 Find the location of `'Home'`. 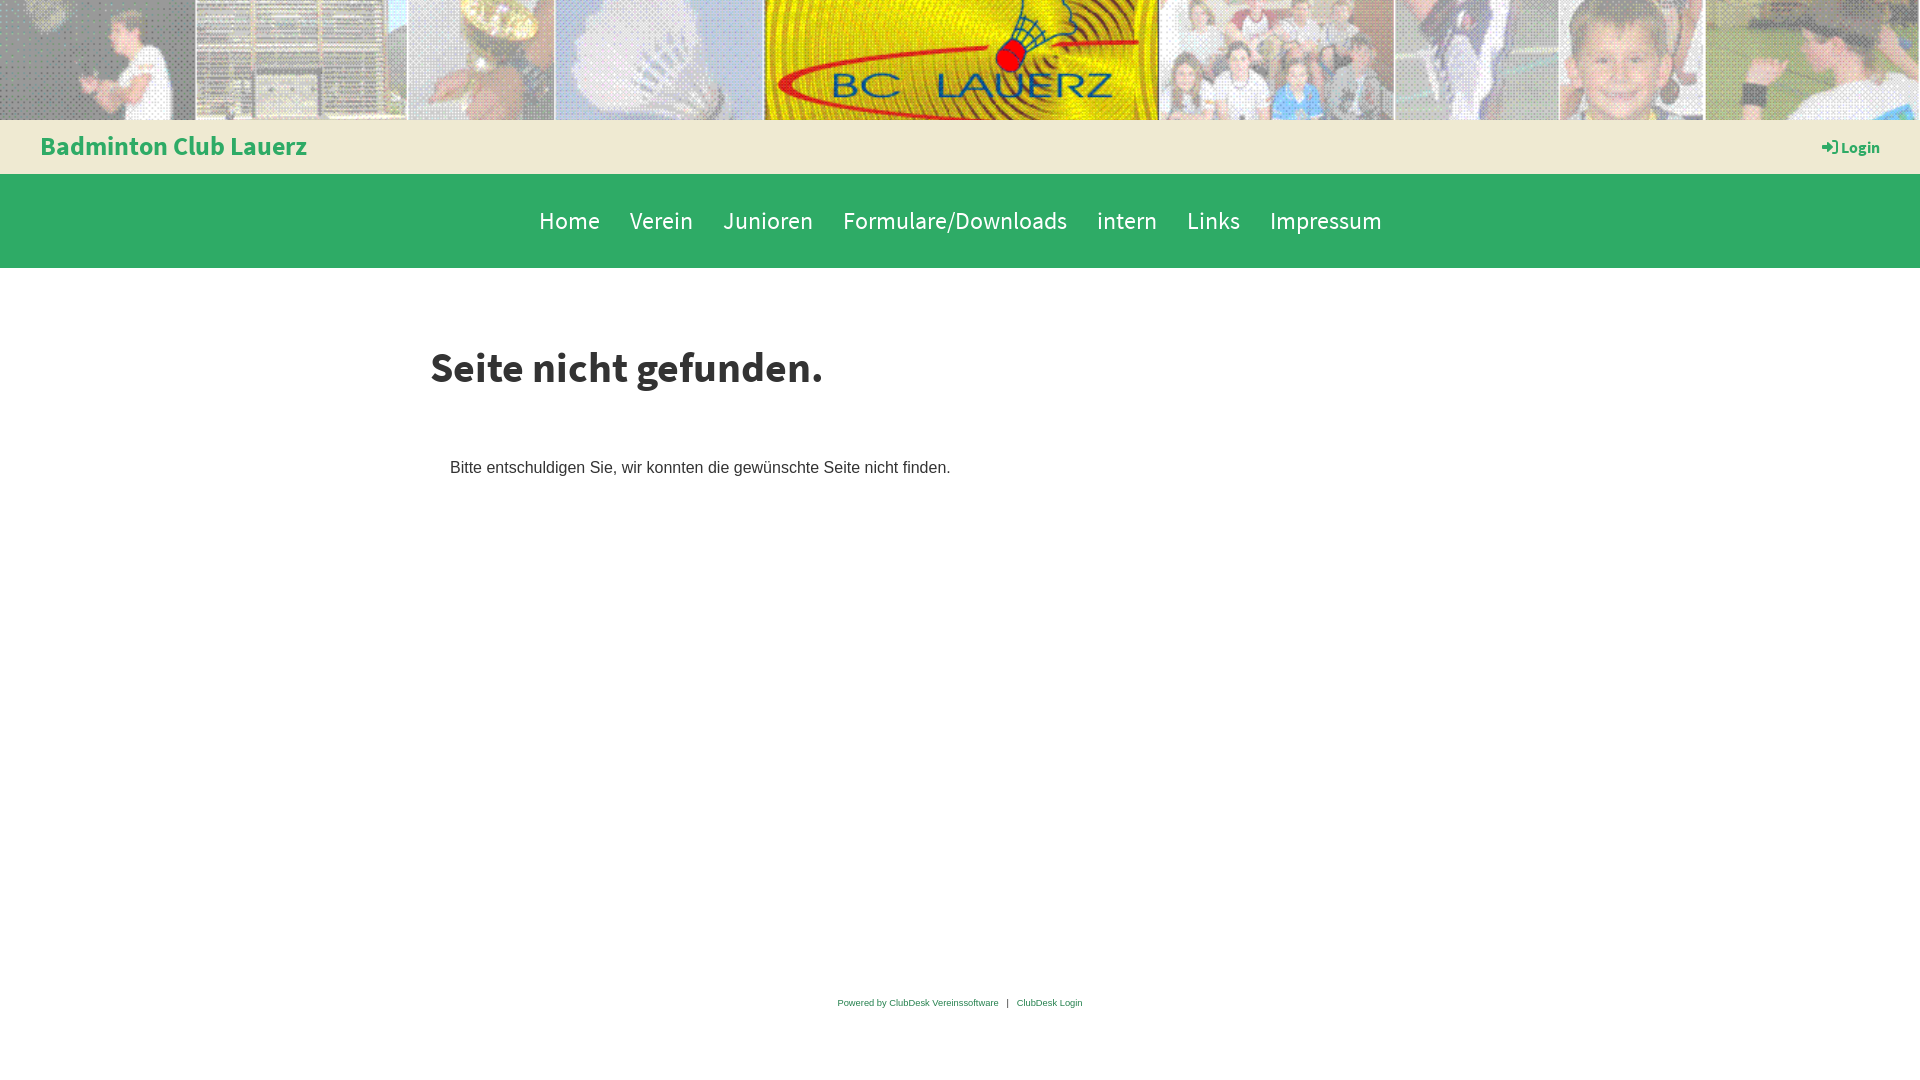

'Home' is located at coordinates (568, 220).